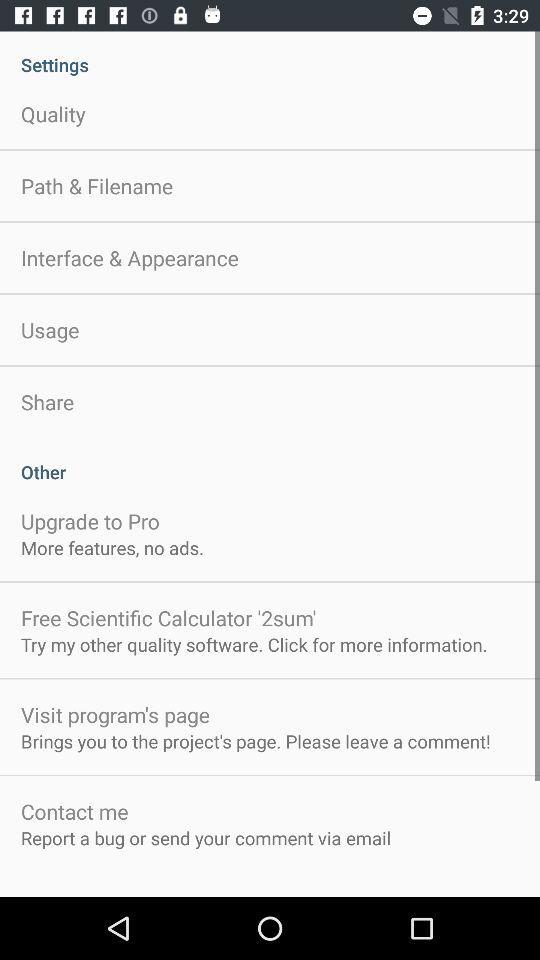 This screenshot has height=960, width=540. Describe the element at coordinates (205, 838) in the screenshot. I see `the report a bug app` at that location.